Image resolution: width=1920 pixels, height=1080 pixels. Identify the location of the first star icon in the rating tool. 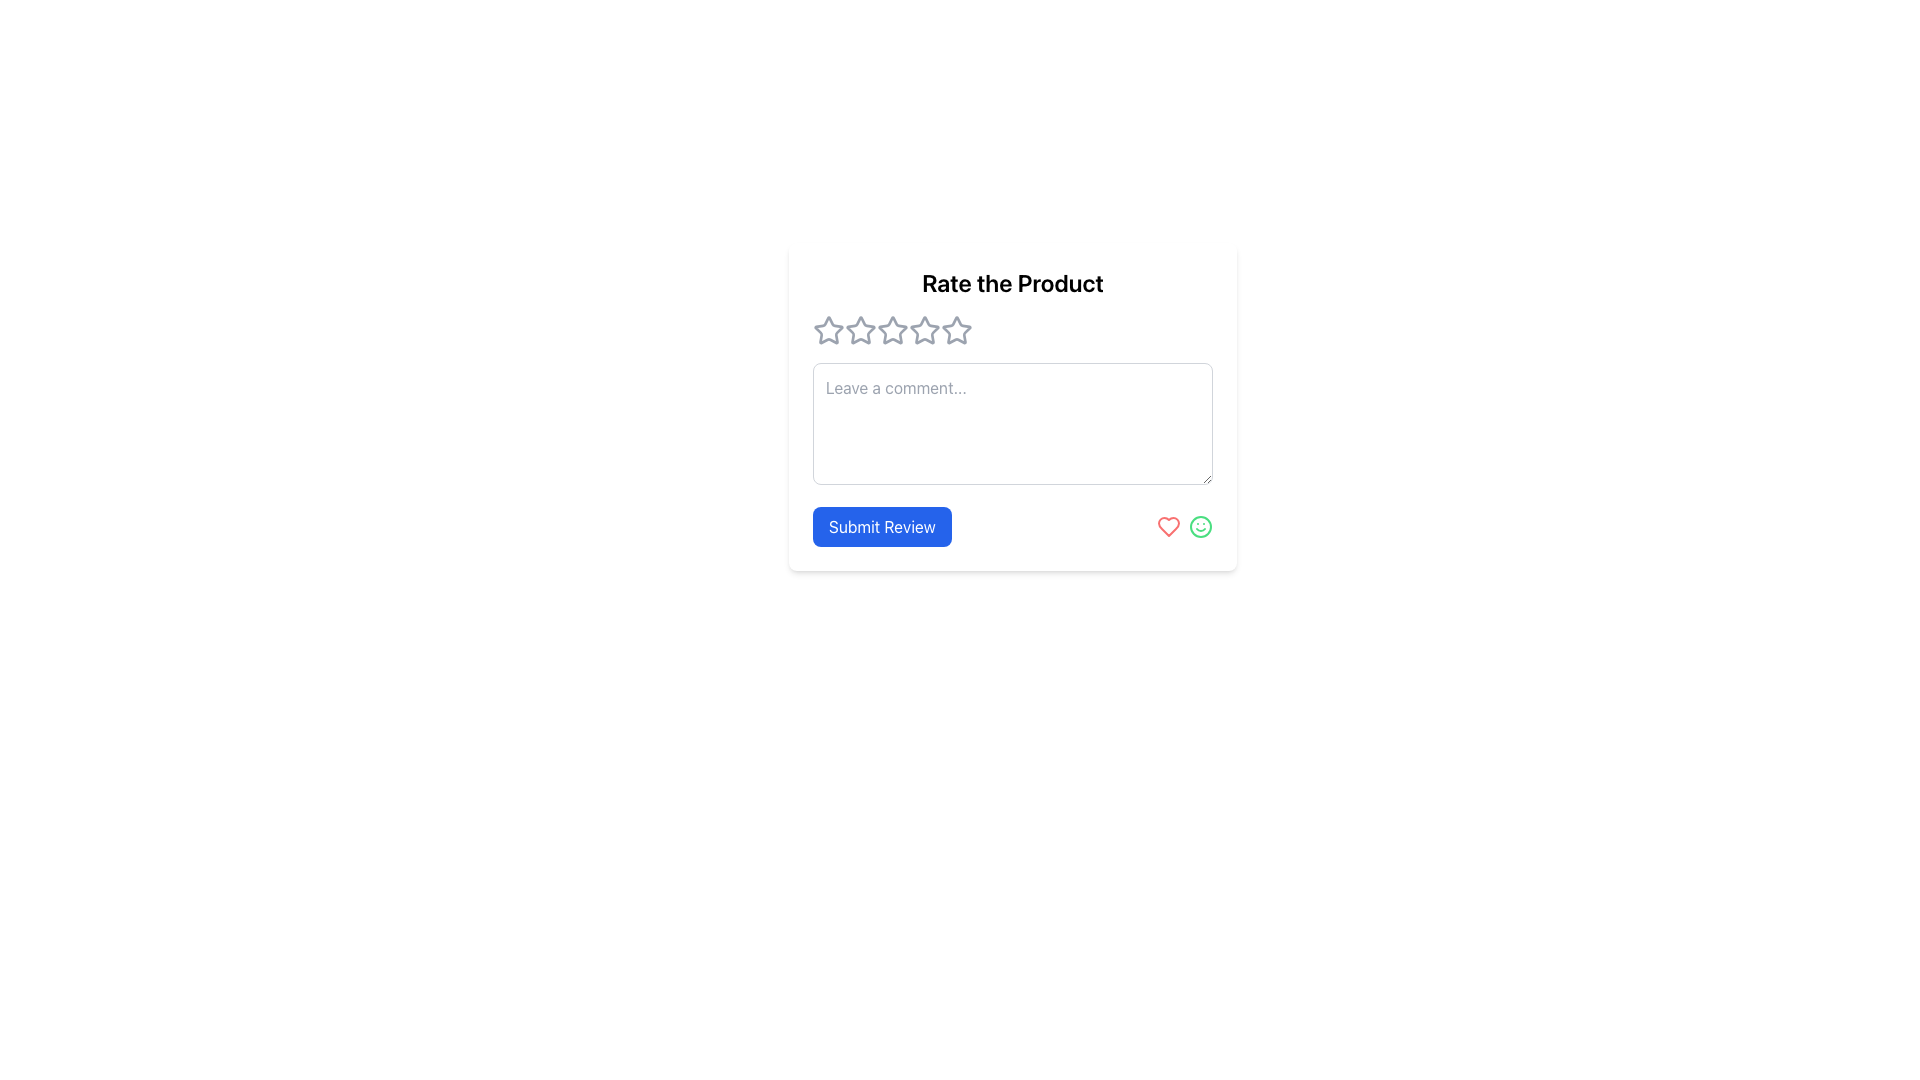
(829, 330).